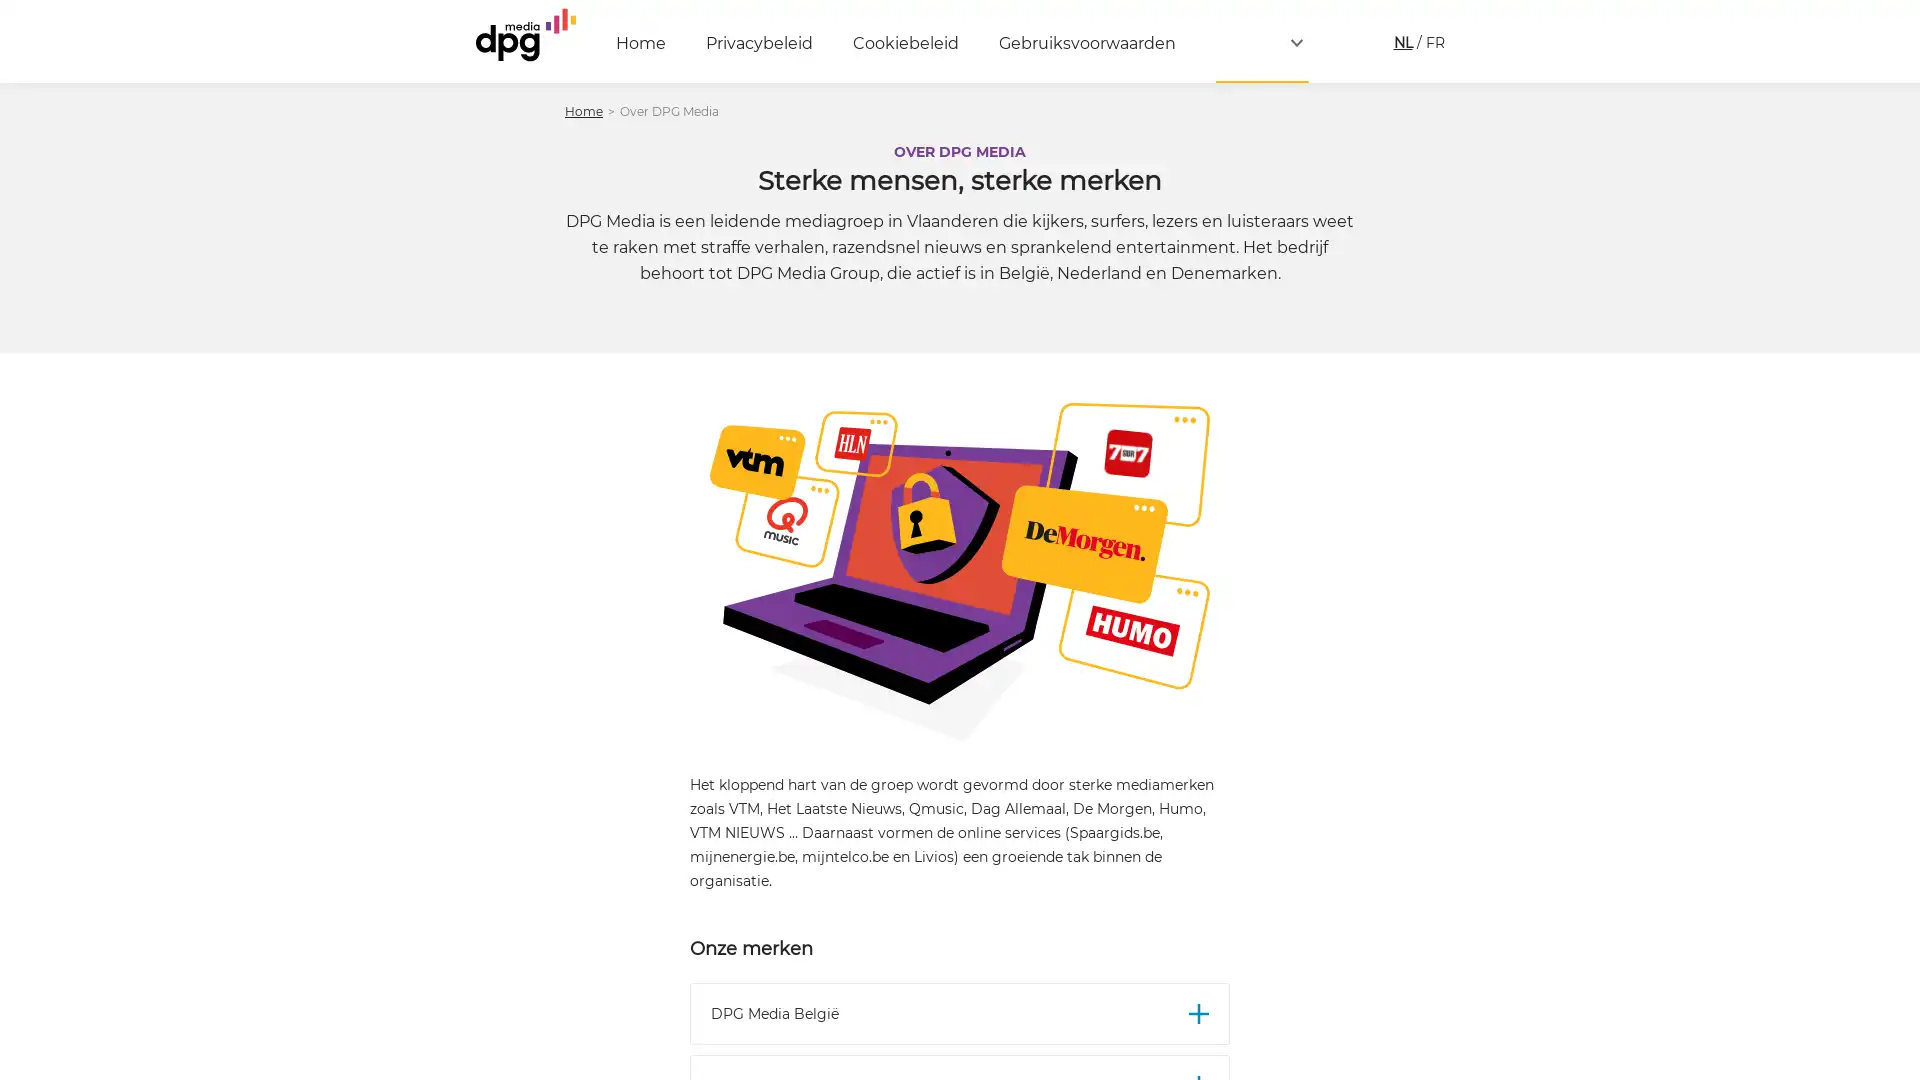 The height and width of the screenshot is (1080, 1920). What do you see at coordinates (1894, 784) in the screenshot?
I see `close icon` at bounding box center [1894, 784].